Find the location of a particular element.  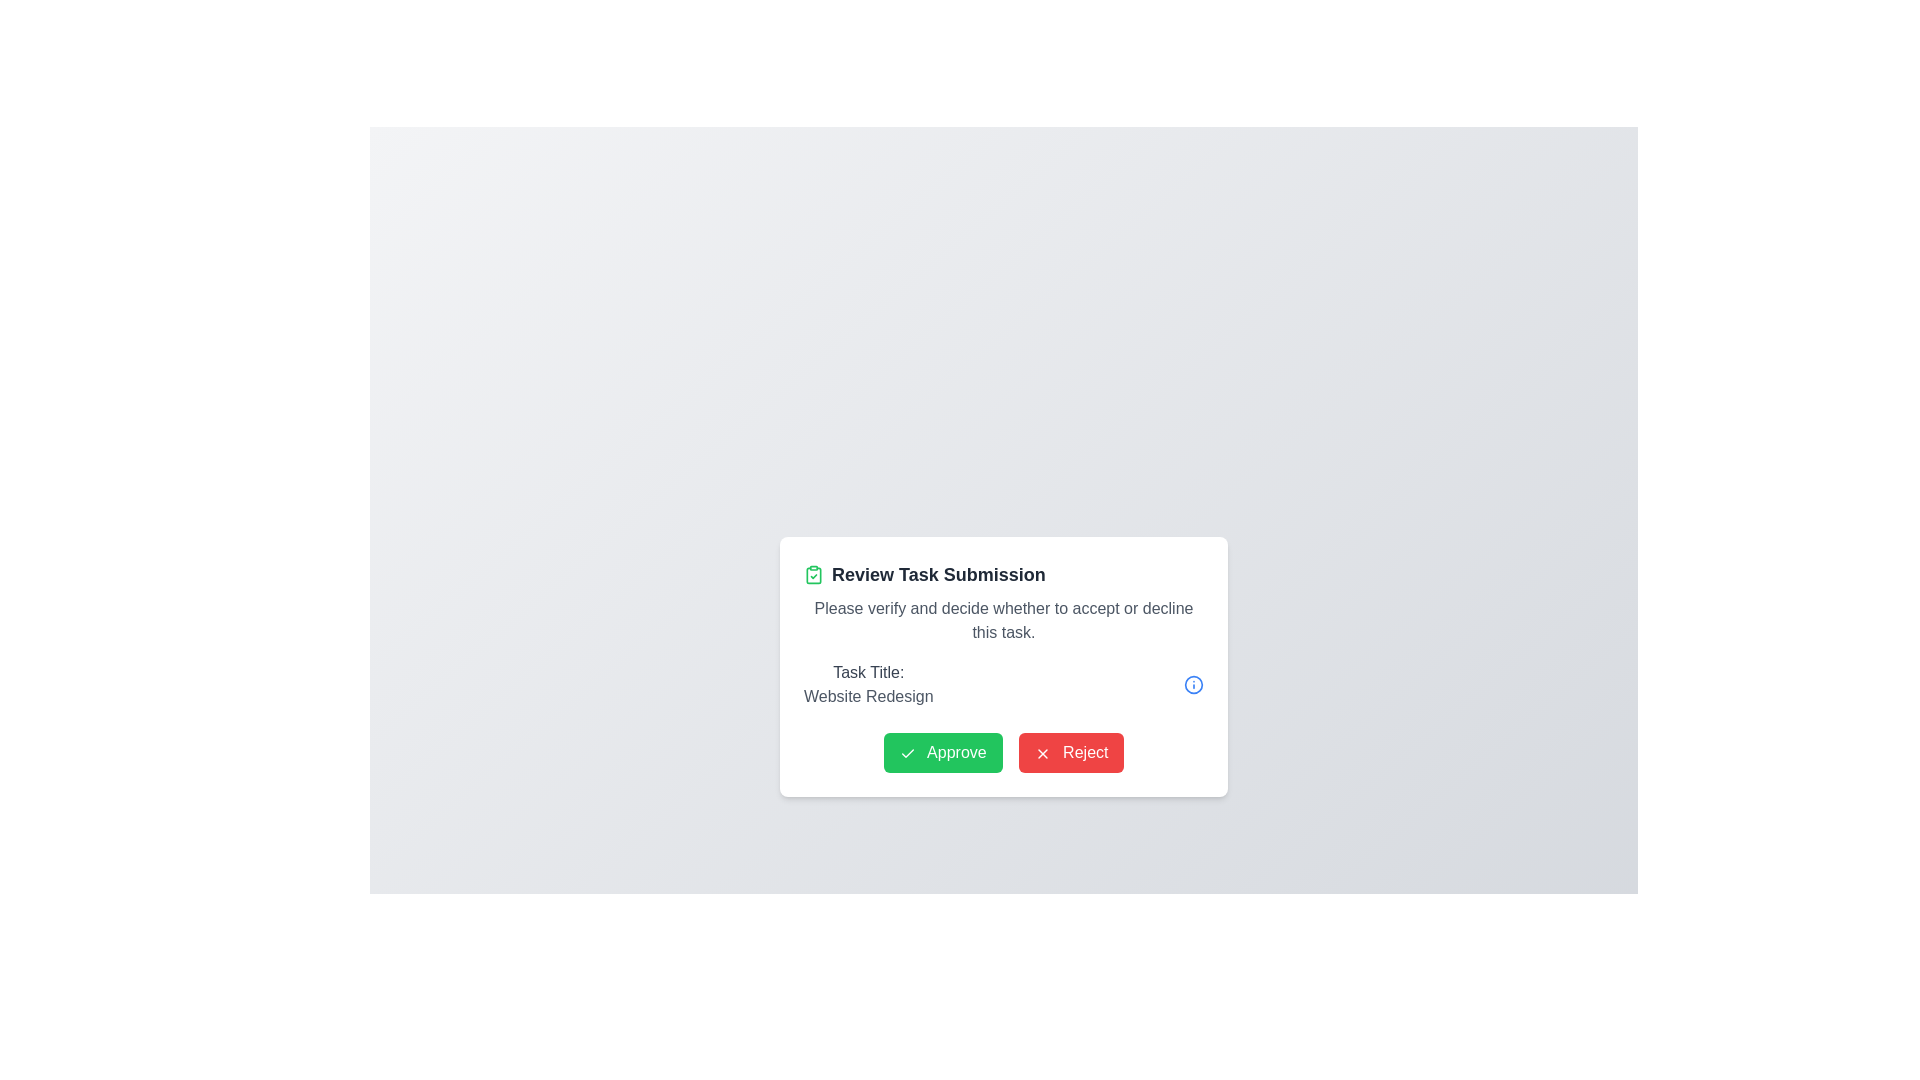

the icon representing task submission or review action is located at coordinates (814, 574).